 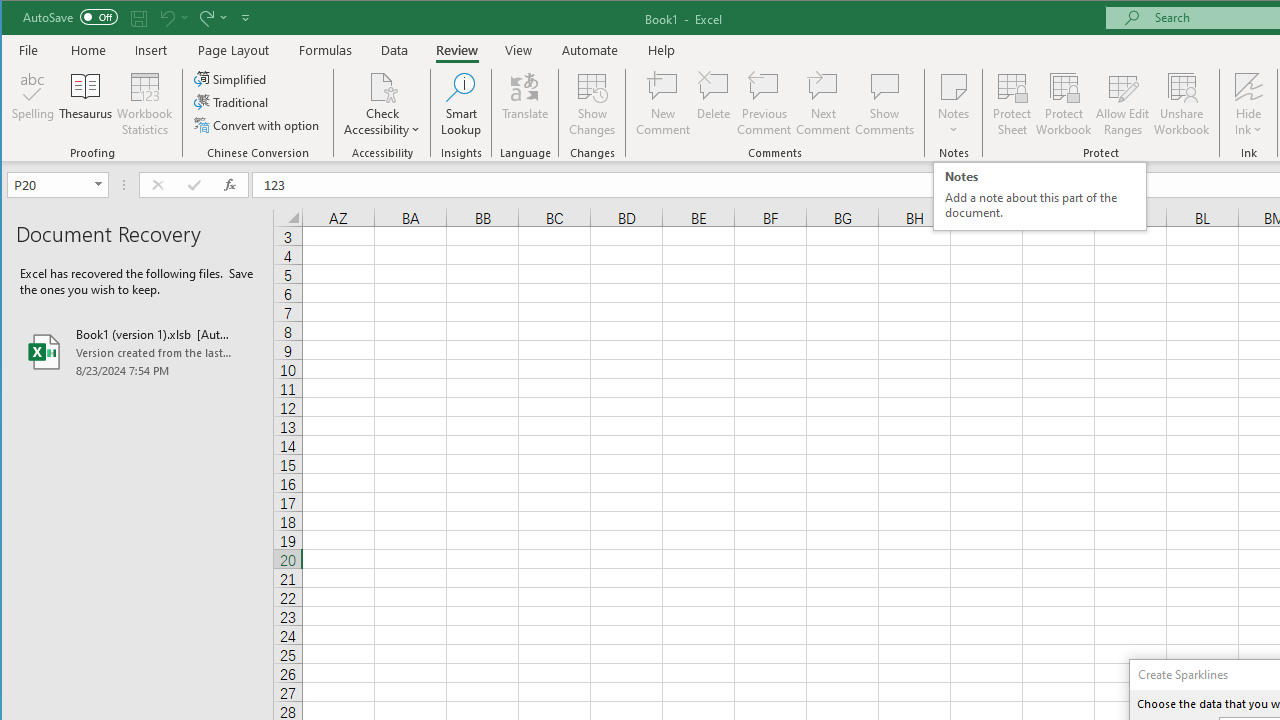 What do you see at coordinates (525, 104) in the screenshot?
I see `'Translate'` at bounding box center [525, 104].